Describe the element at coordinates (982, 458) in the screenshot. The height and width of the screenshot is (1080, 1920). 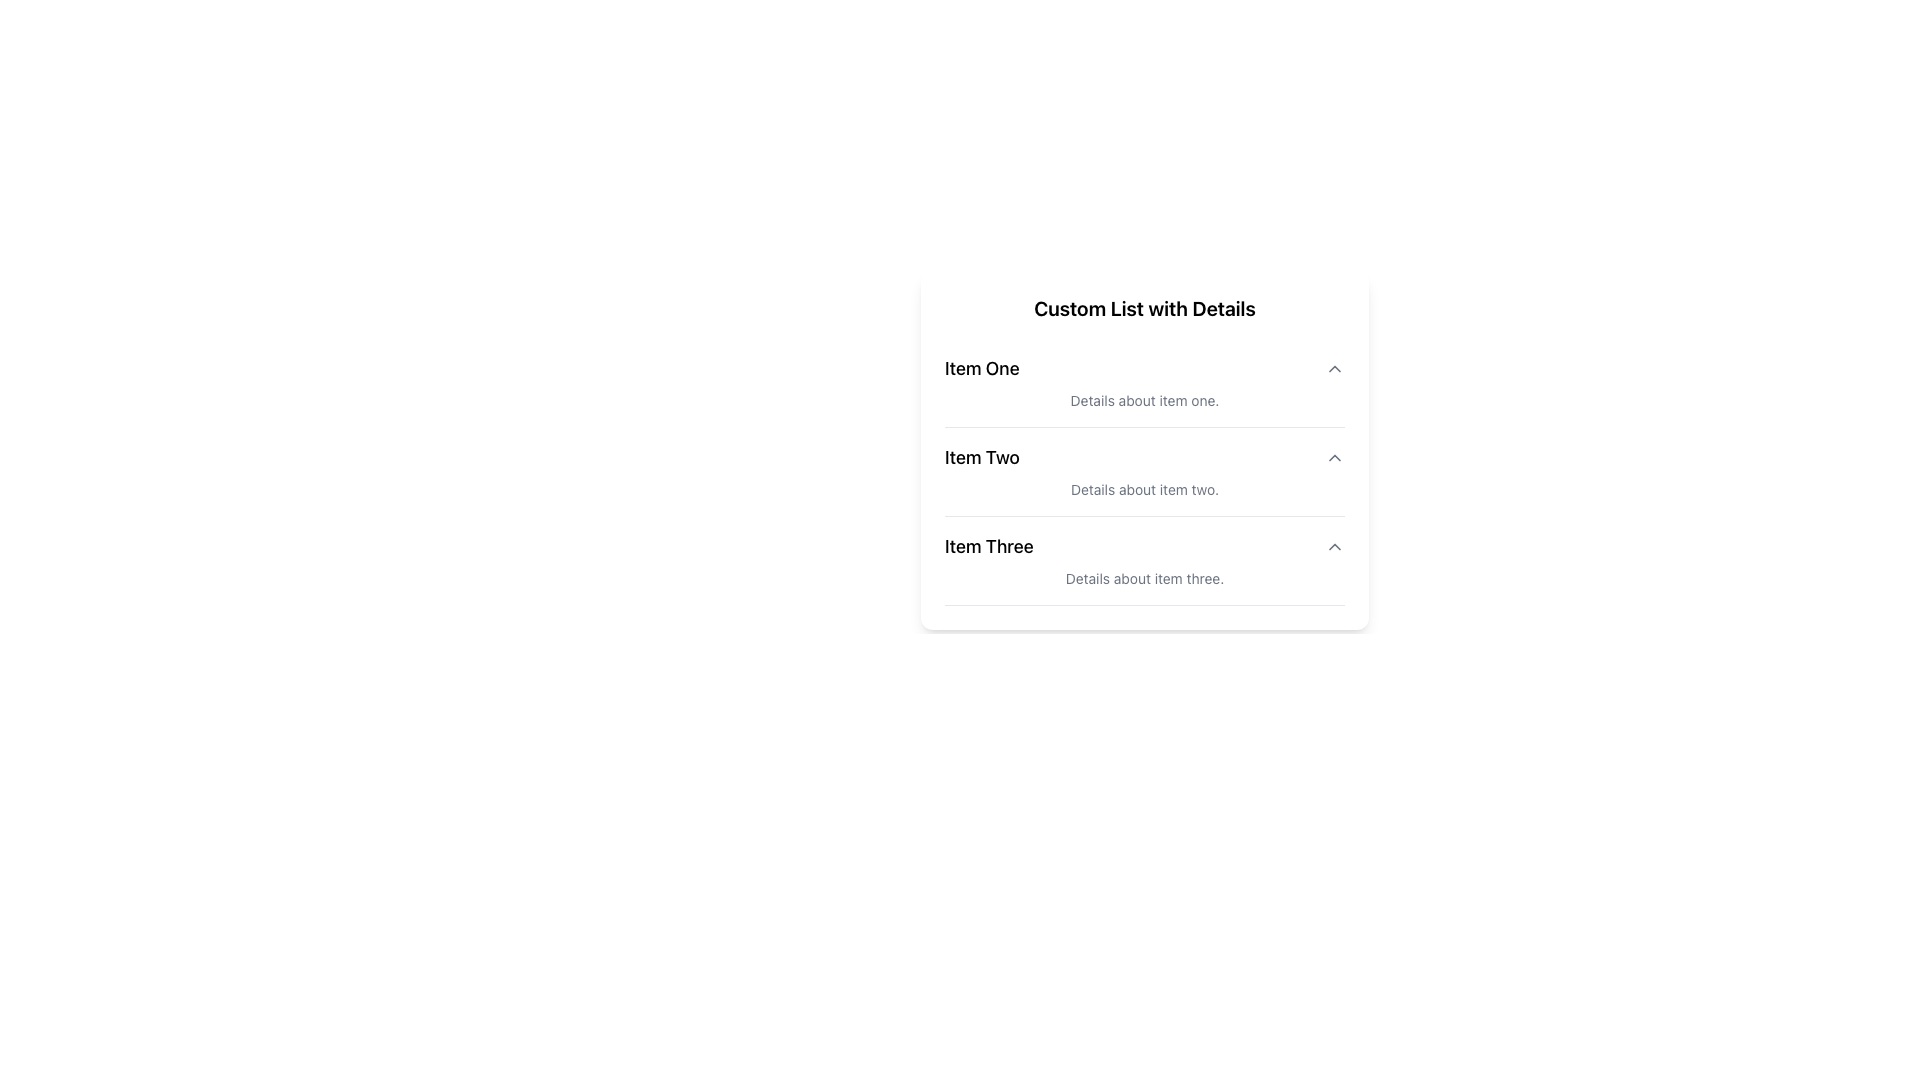
I see `text of the second item in the 'Custom List with Details', which is a Text Label positioned near the left margin of the central card` at that location.